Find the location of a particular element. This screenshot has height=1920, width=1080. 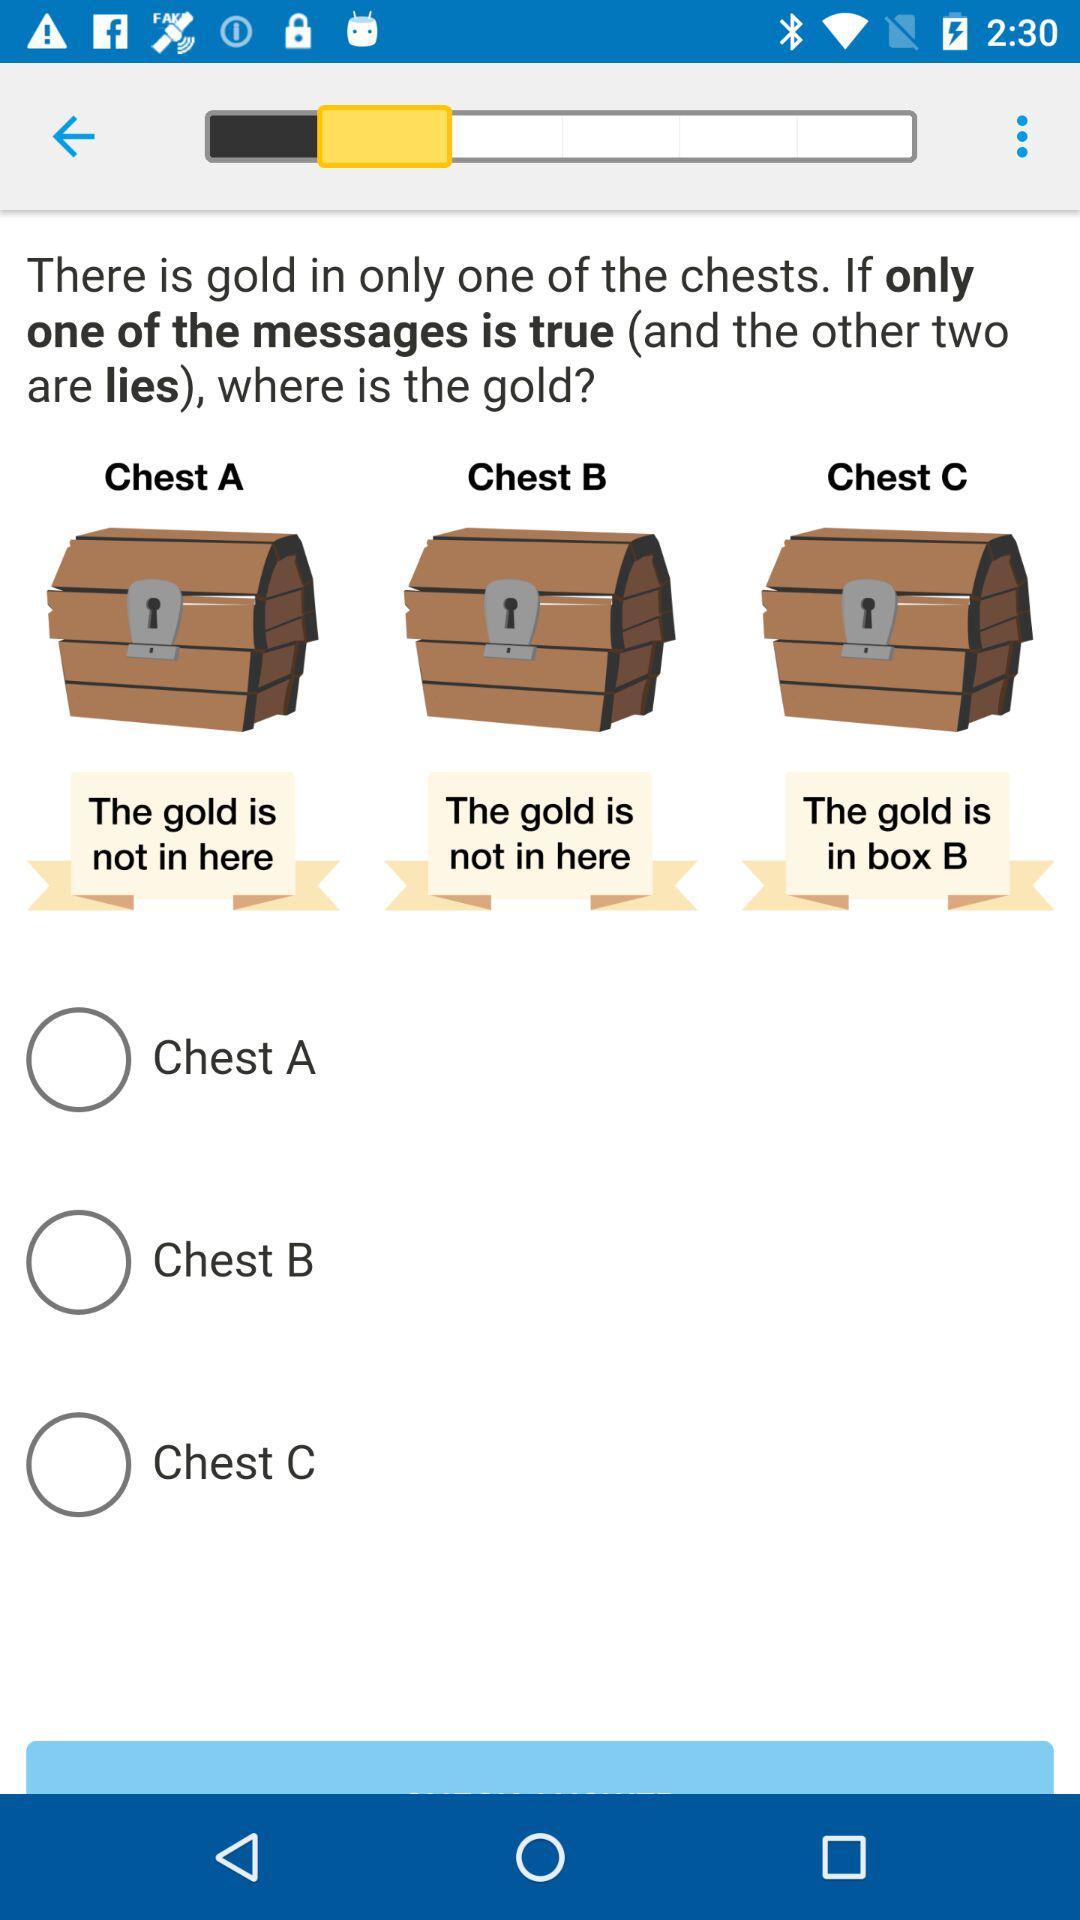

chest a selection is located at coordinates (601, 1058).